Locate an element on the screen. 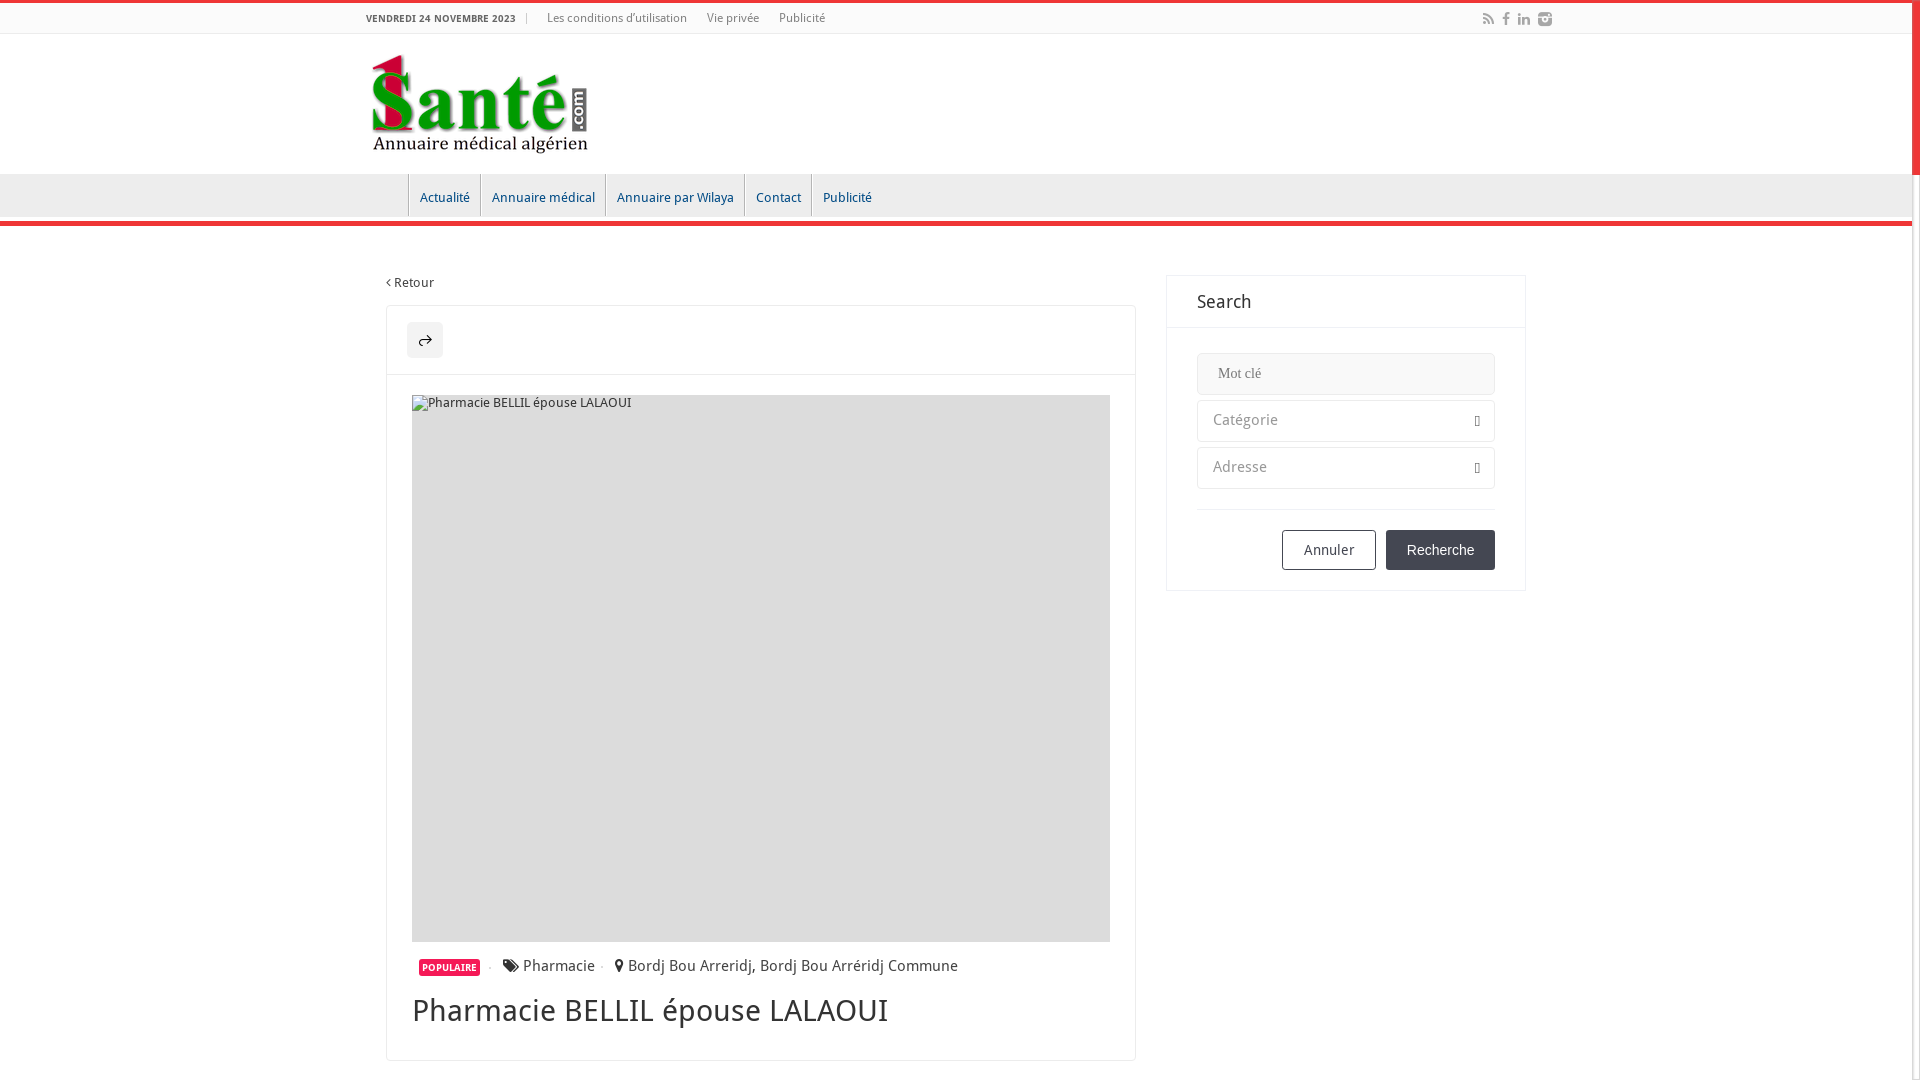 The image size is (1920, 1080). 'Facebook' is located at coordinates (1499, 19).